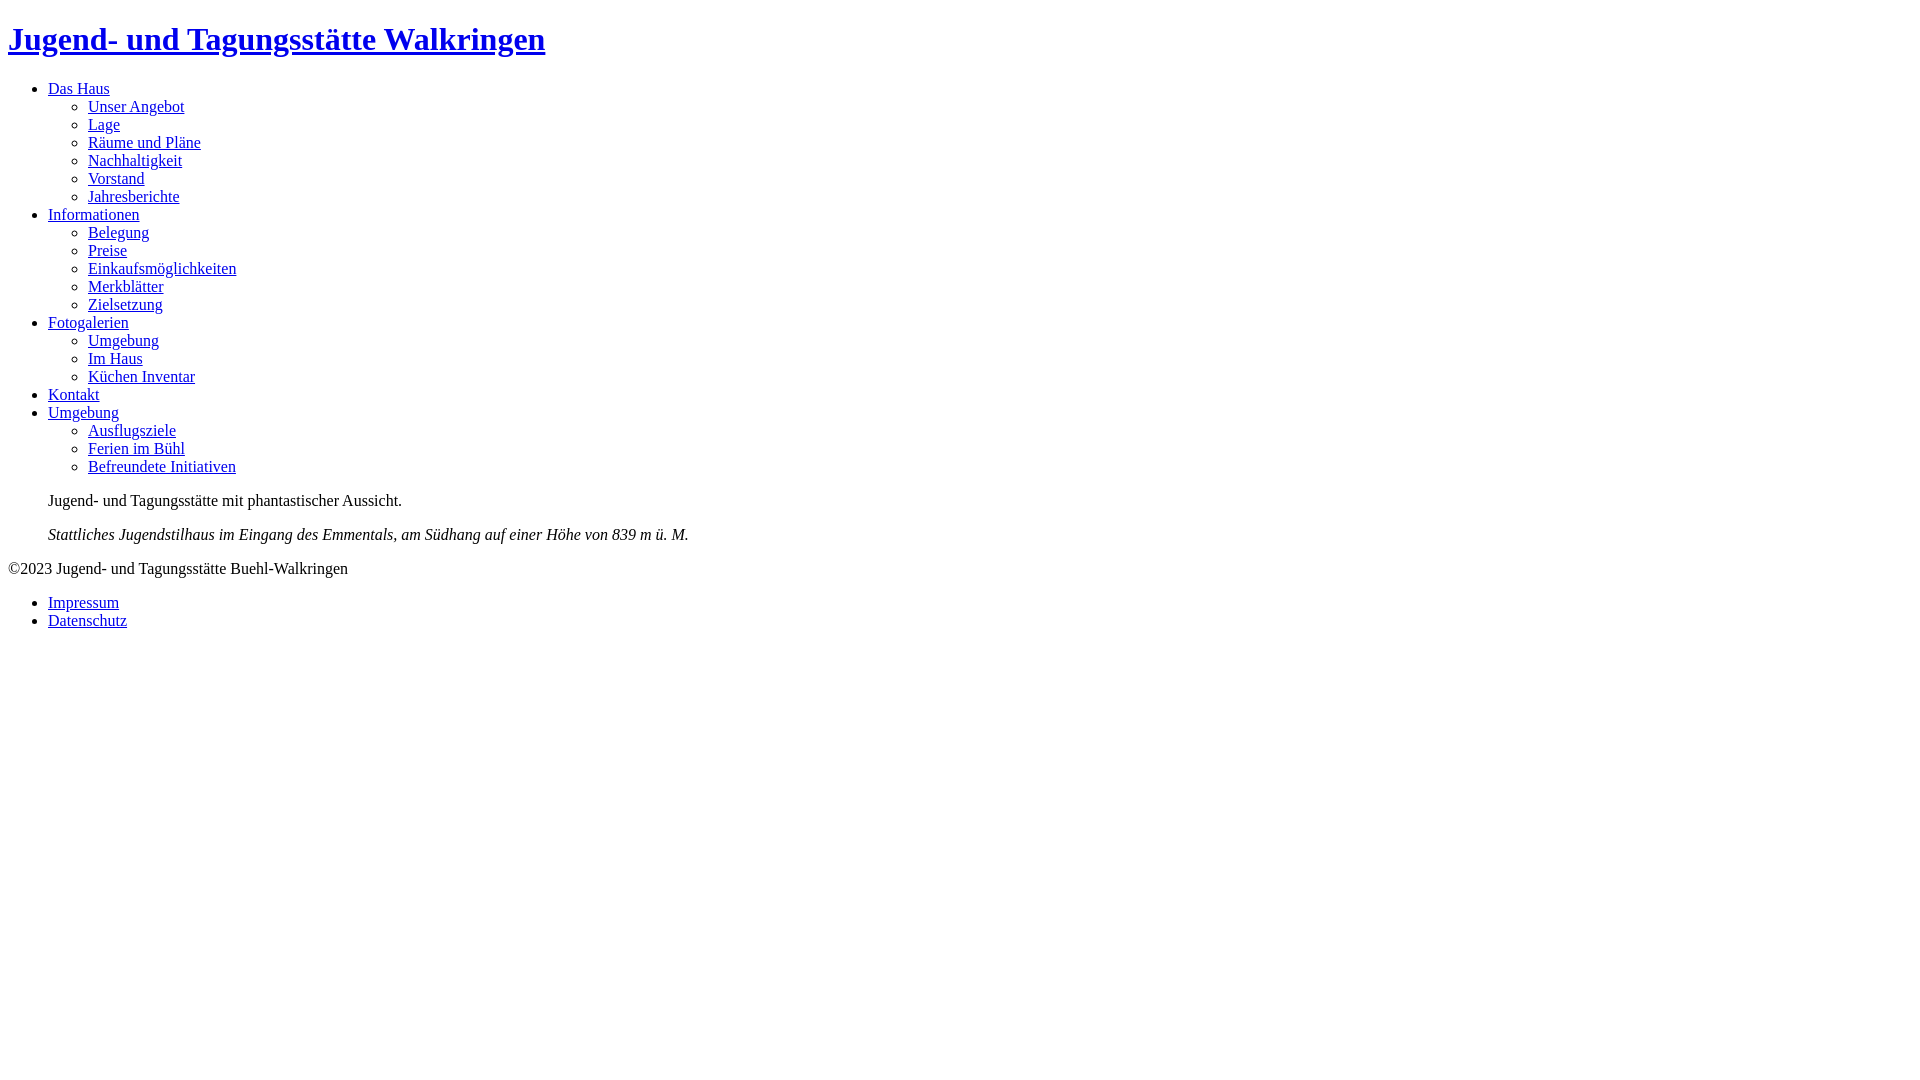 This screenshot has height=1080, width=1920. I want to click on 'Im Haus', so click(114, 357).